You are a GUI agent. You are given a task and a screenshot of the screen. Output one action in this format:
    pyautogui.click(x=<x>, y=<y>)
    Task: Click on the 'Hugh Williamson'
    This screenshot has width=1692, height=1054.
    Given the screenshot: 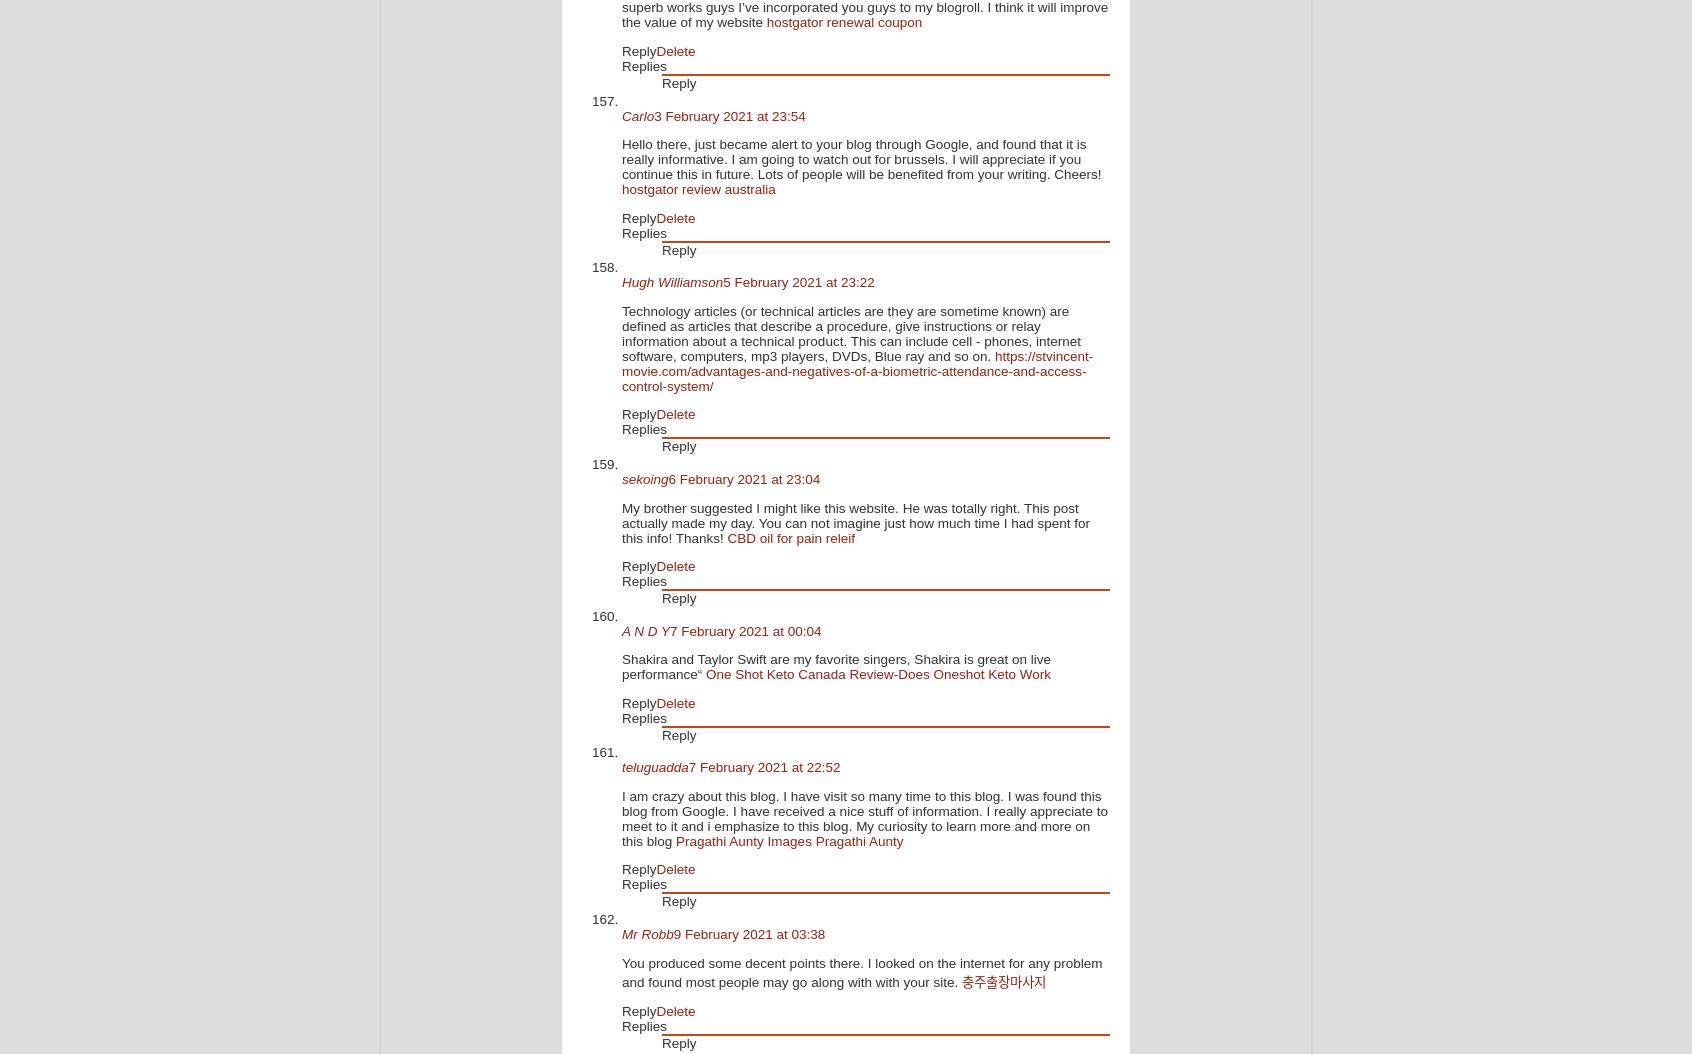 What is the action you would take?
    pyautogui.click(x=672, y=281)
    